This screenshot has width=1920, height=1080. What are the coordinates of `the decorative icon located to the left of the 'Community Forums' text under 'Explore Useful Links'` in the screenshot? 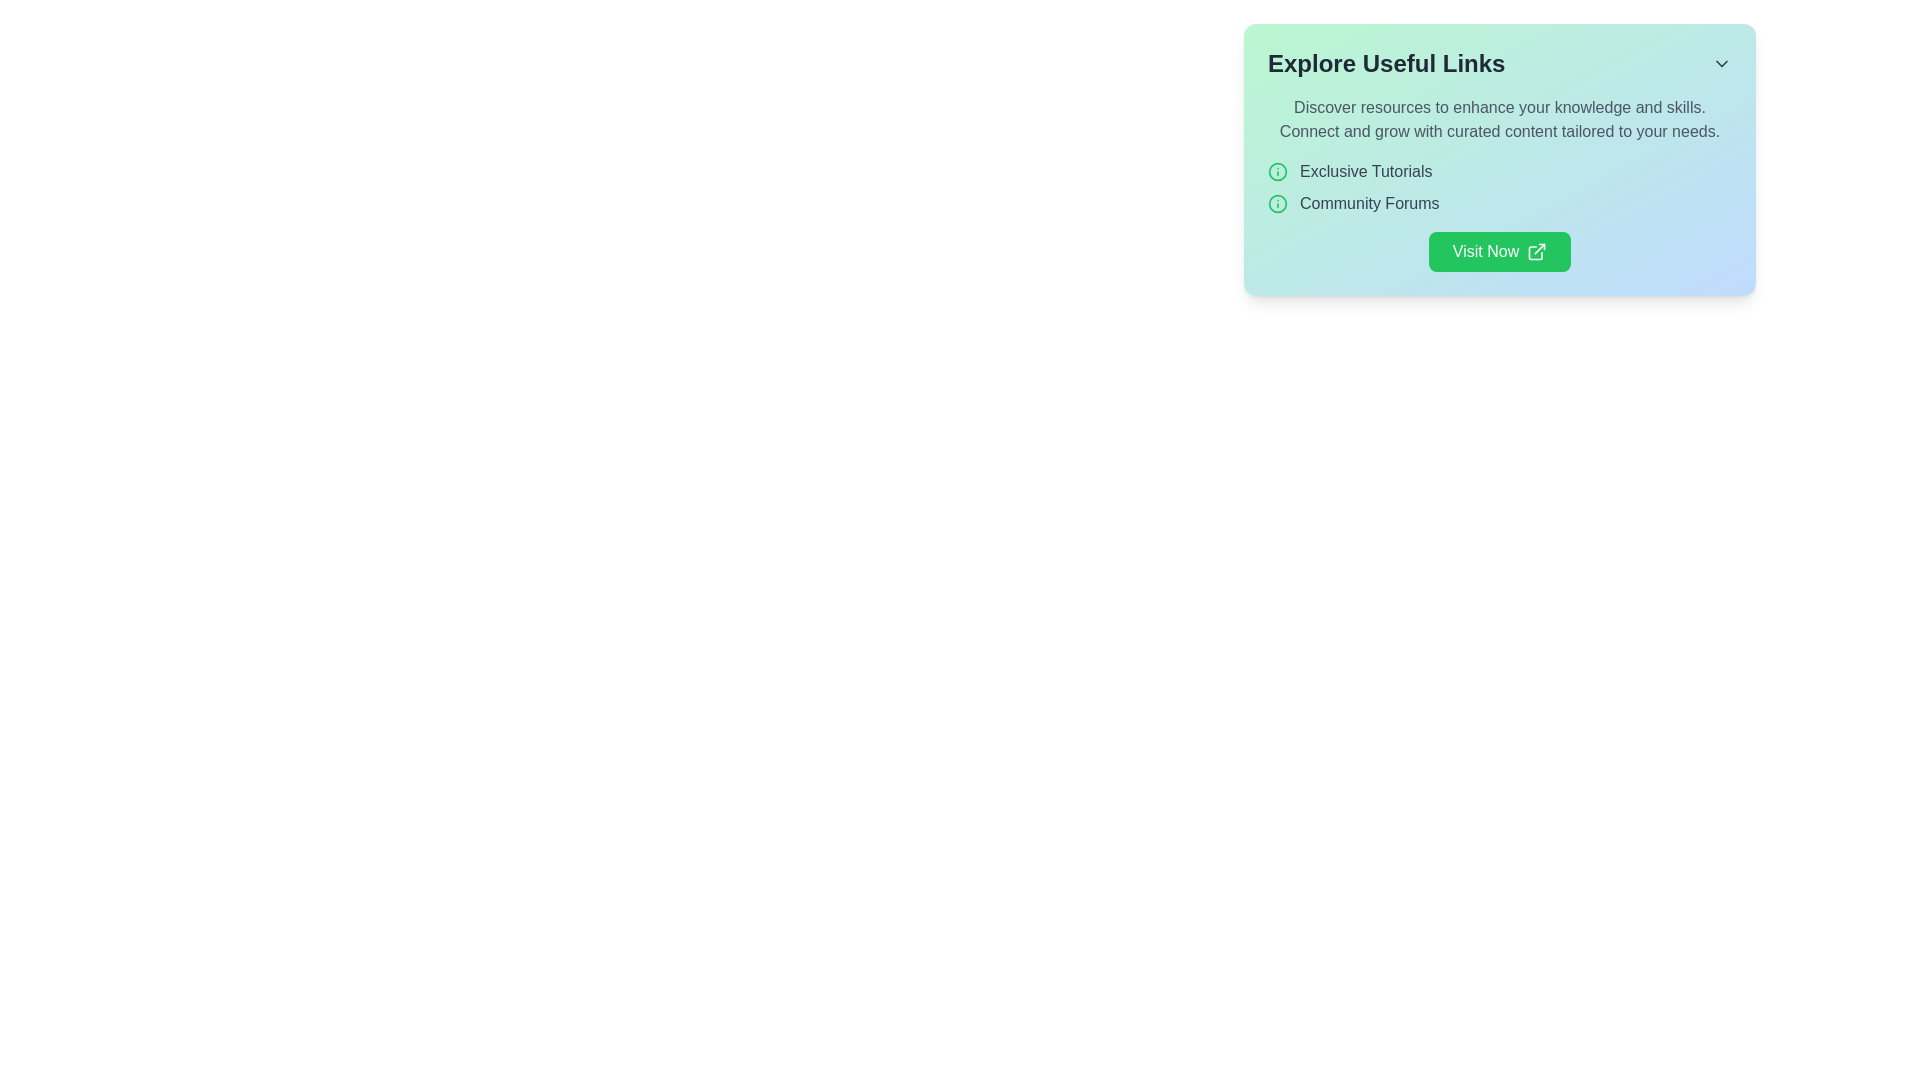 It's located at (1276, 204).